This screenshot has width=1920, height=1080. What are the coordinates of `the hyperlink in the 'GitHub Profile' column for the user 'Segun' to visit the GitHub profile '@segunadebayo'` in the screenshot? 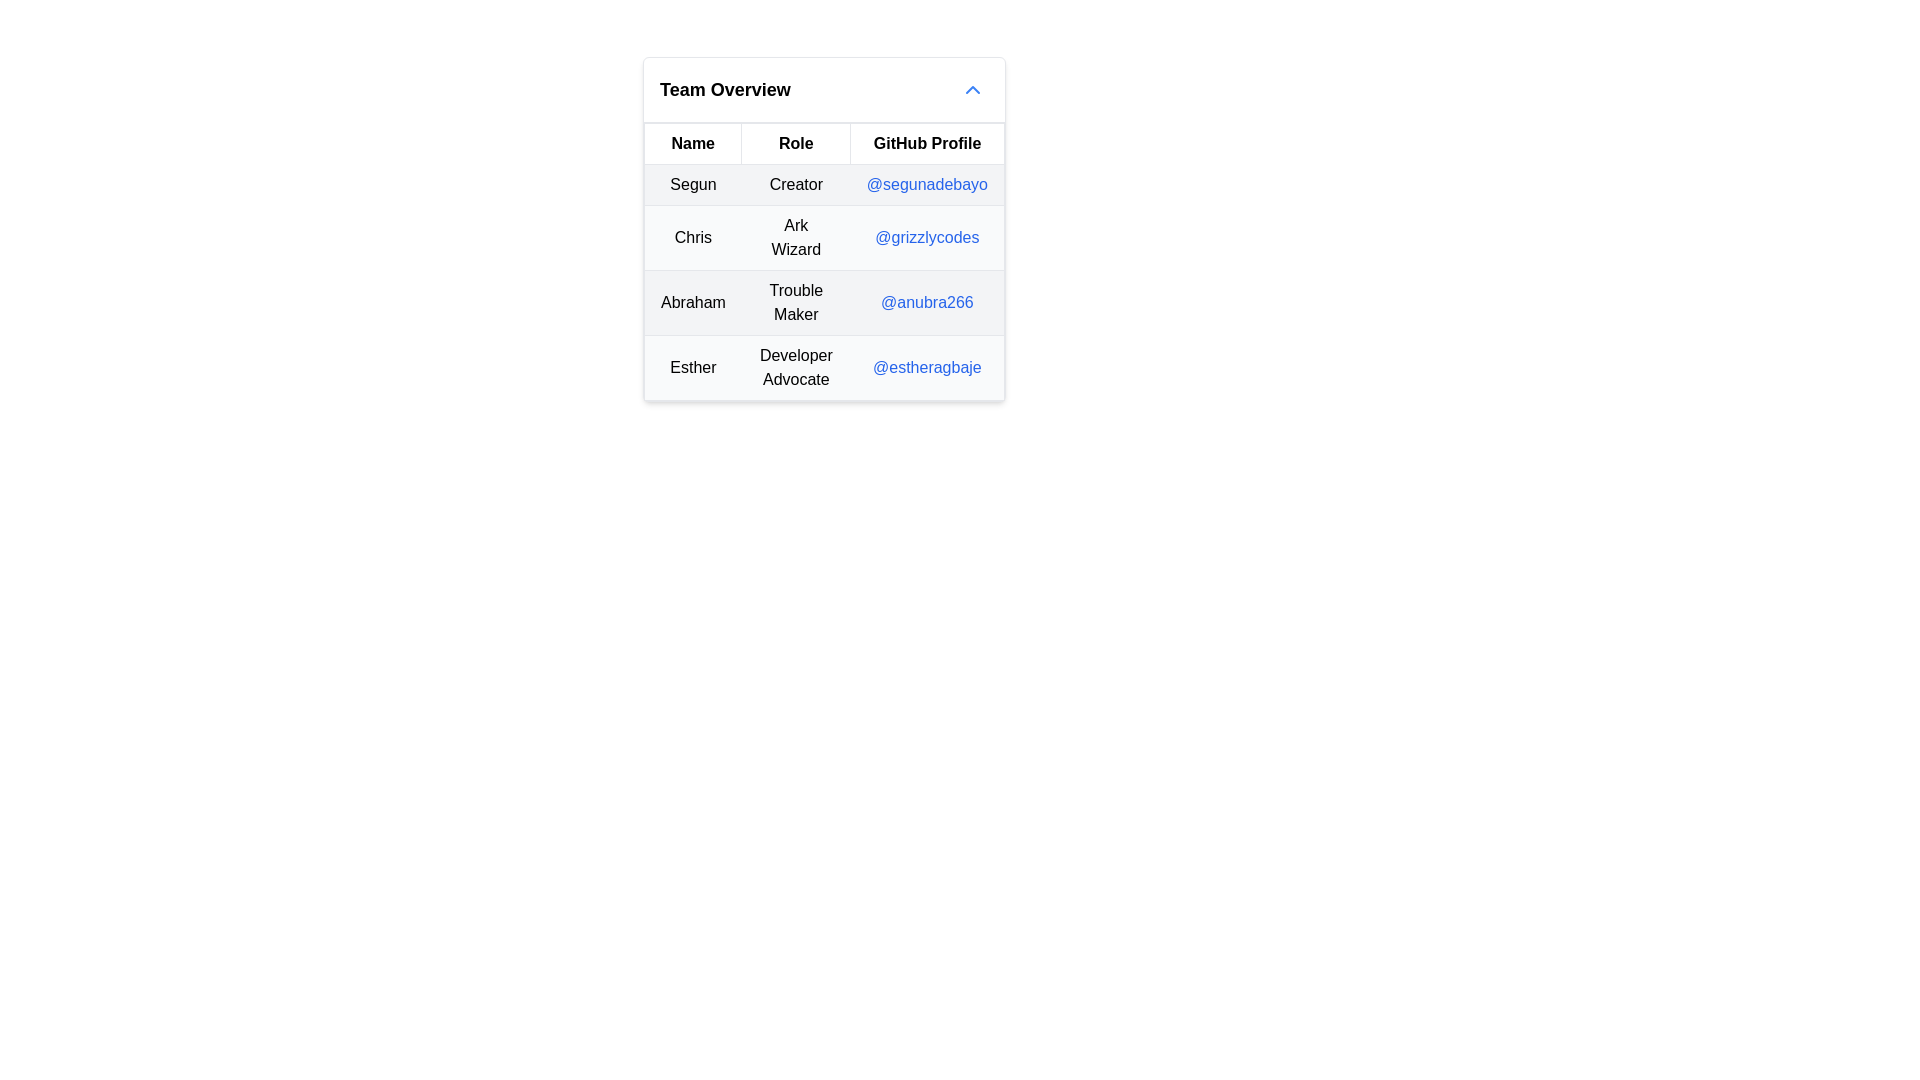 It's located at (926, 185).